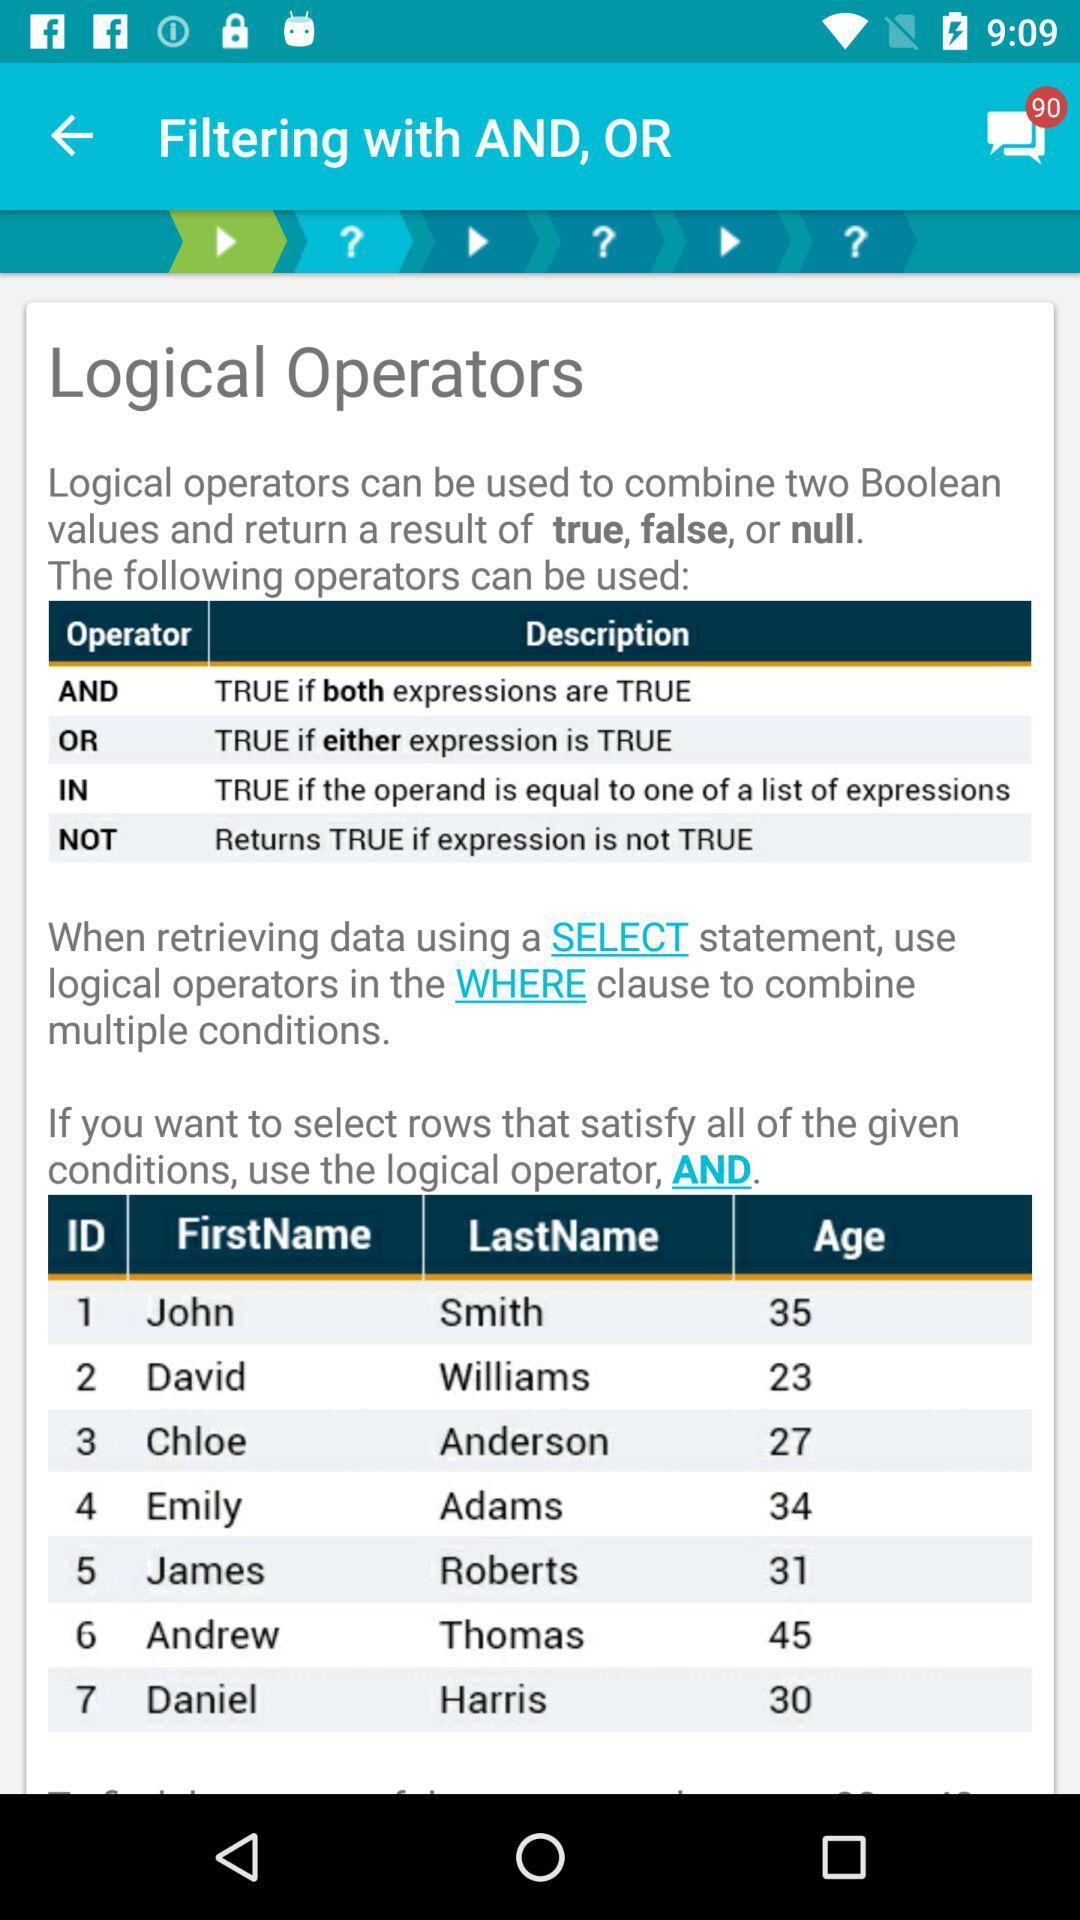 Image resolution: width=1080 pixels, height=1920 pixels. I want to click on item to the left of filtering with and, so click(72, 135).